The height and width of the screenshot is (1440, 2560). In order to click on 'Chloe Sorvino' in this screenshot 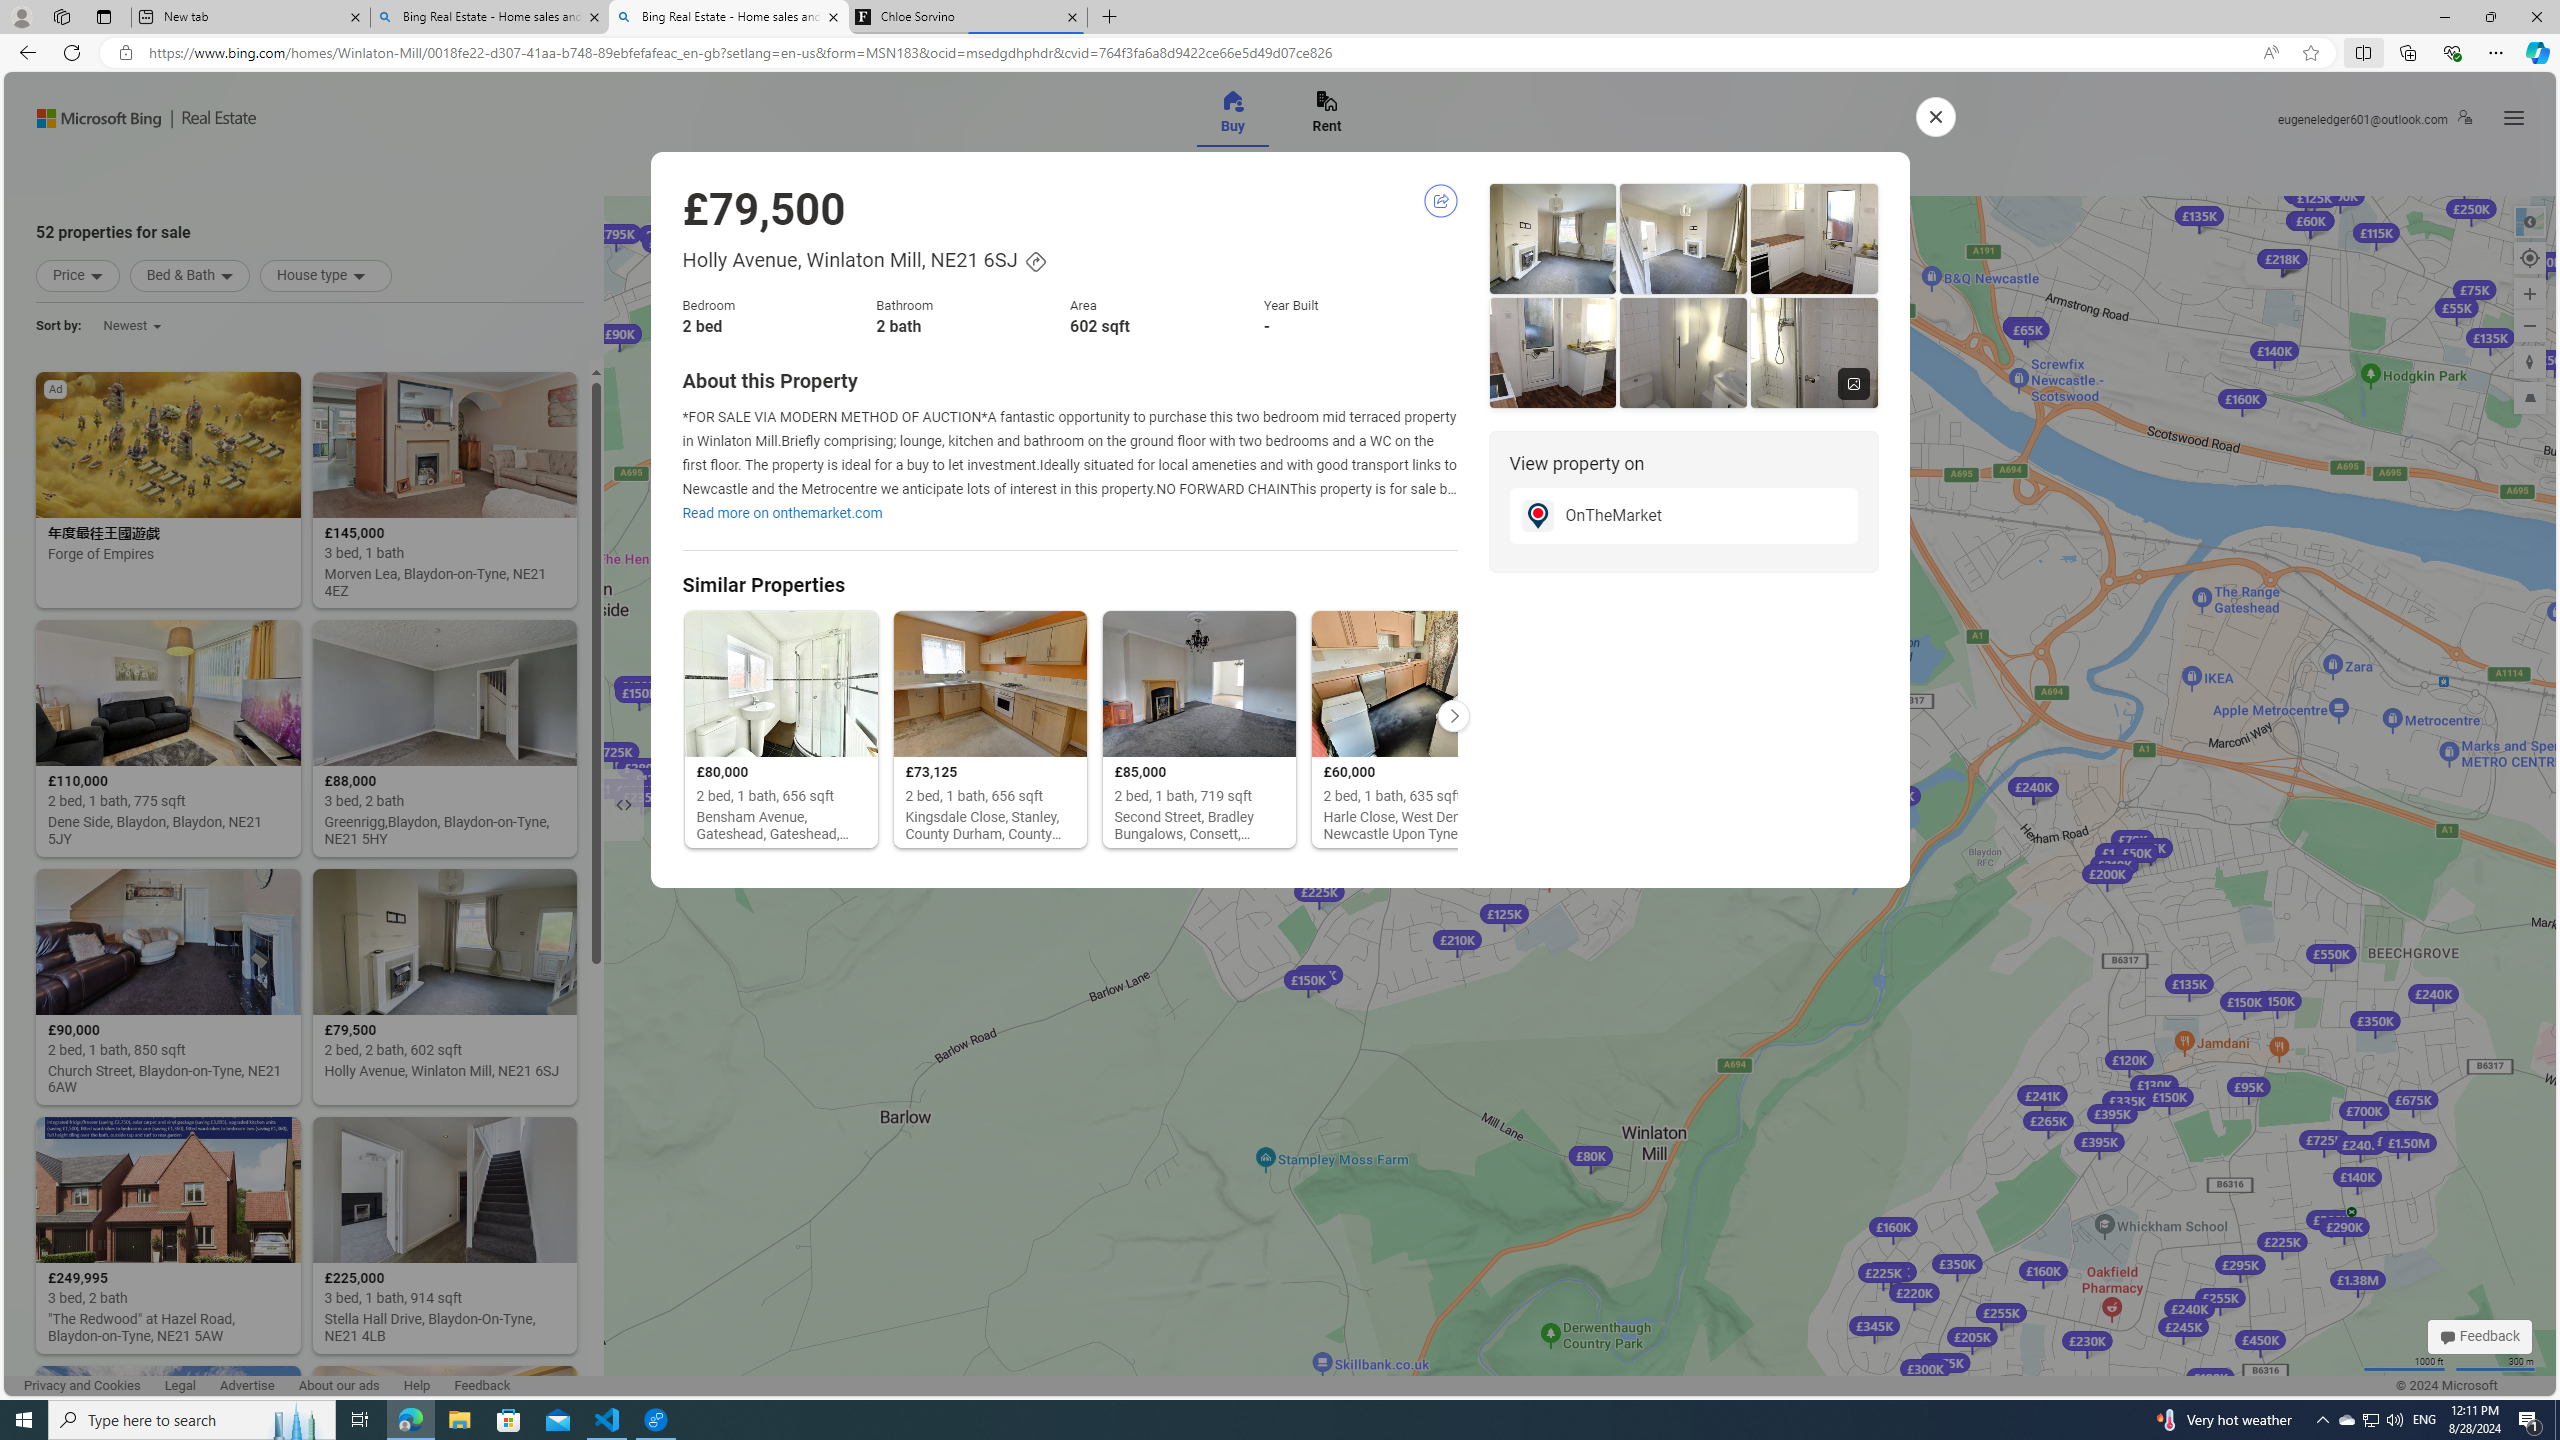, I will do `click(966, 16)`.